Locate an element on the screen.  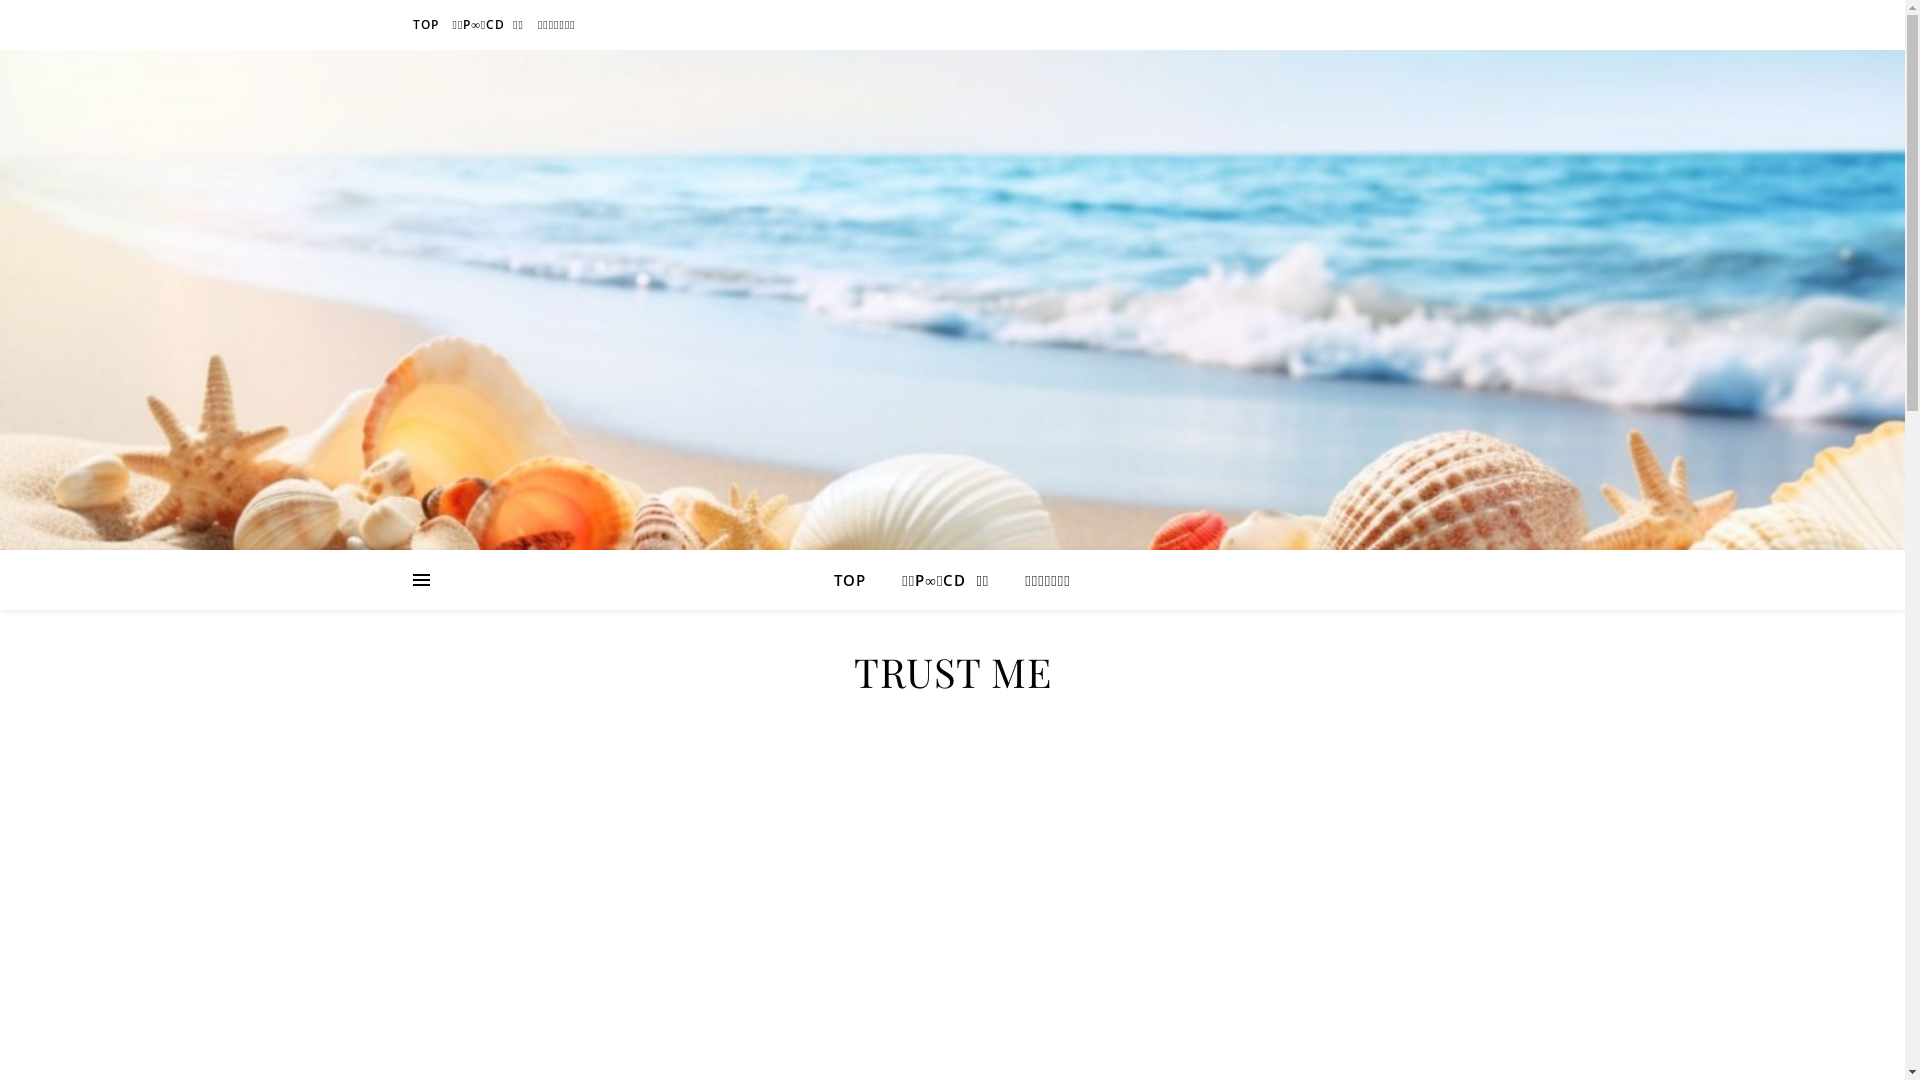
'TOP' is located at coordinates (426, 24).